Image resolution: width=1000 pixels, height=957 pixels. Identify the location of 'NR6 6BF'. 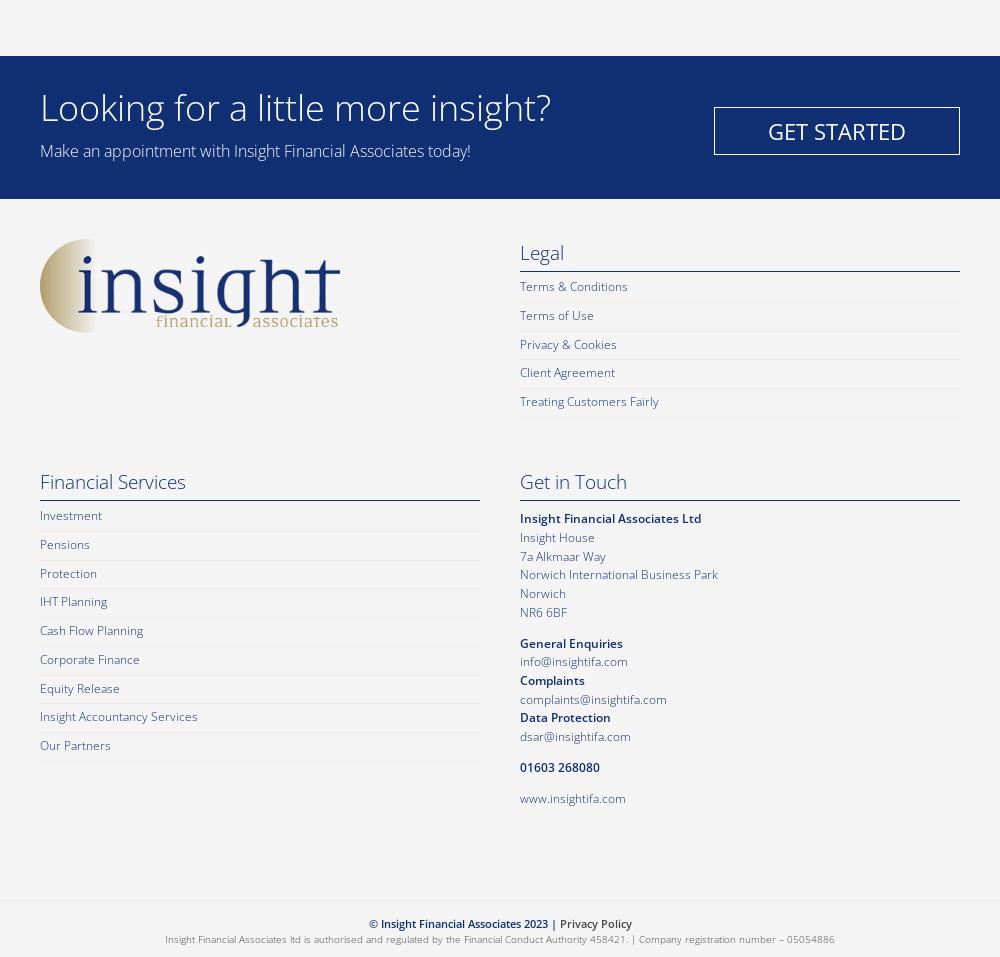
(543, 610).